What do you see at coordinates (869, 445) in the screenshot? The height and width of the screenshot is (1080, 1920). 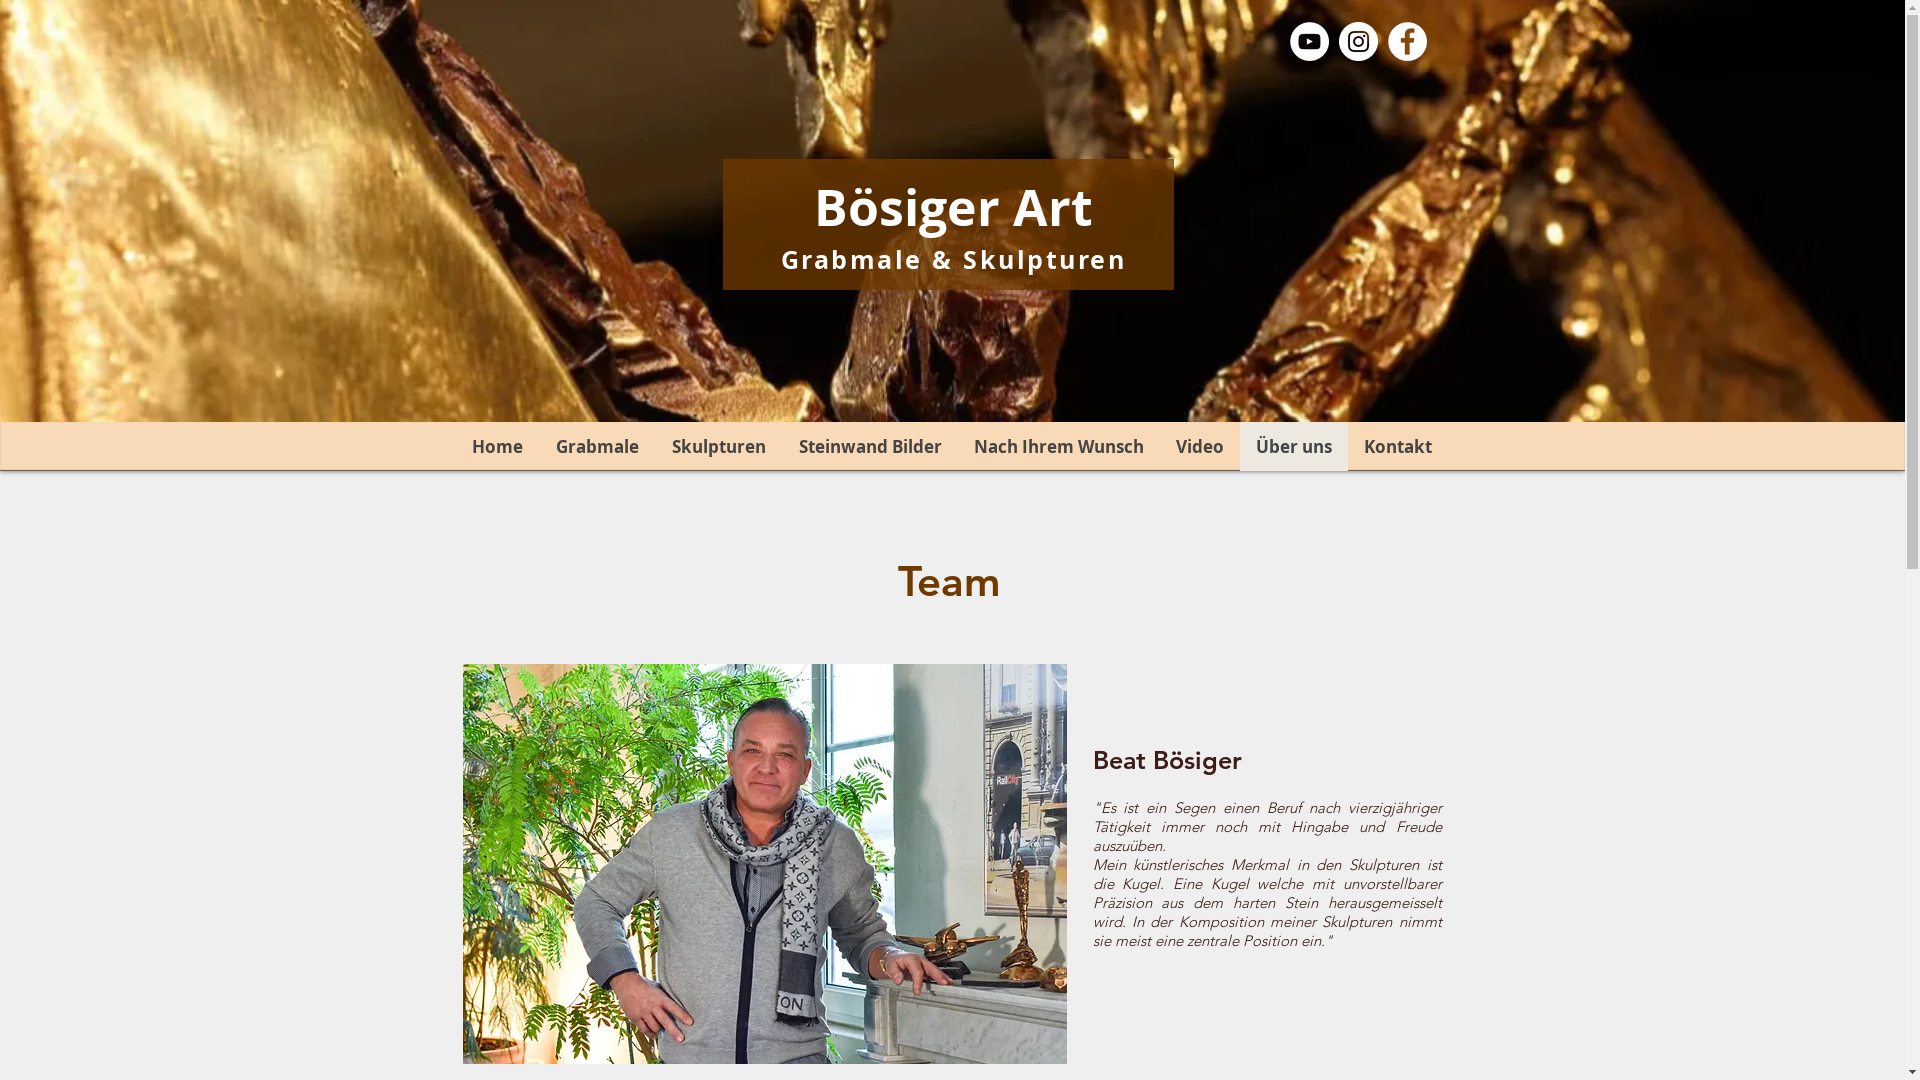 I see `'Steinwand Bilder'` at bounding box center [869, 445].